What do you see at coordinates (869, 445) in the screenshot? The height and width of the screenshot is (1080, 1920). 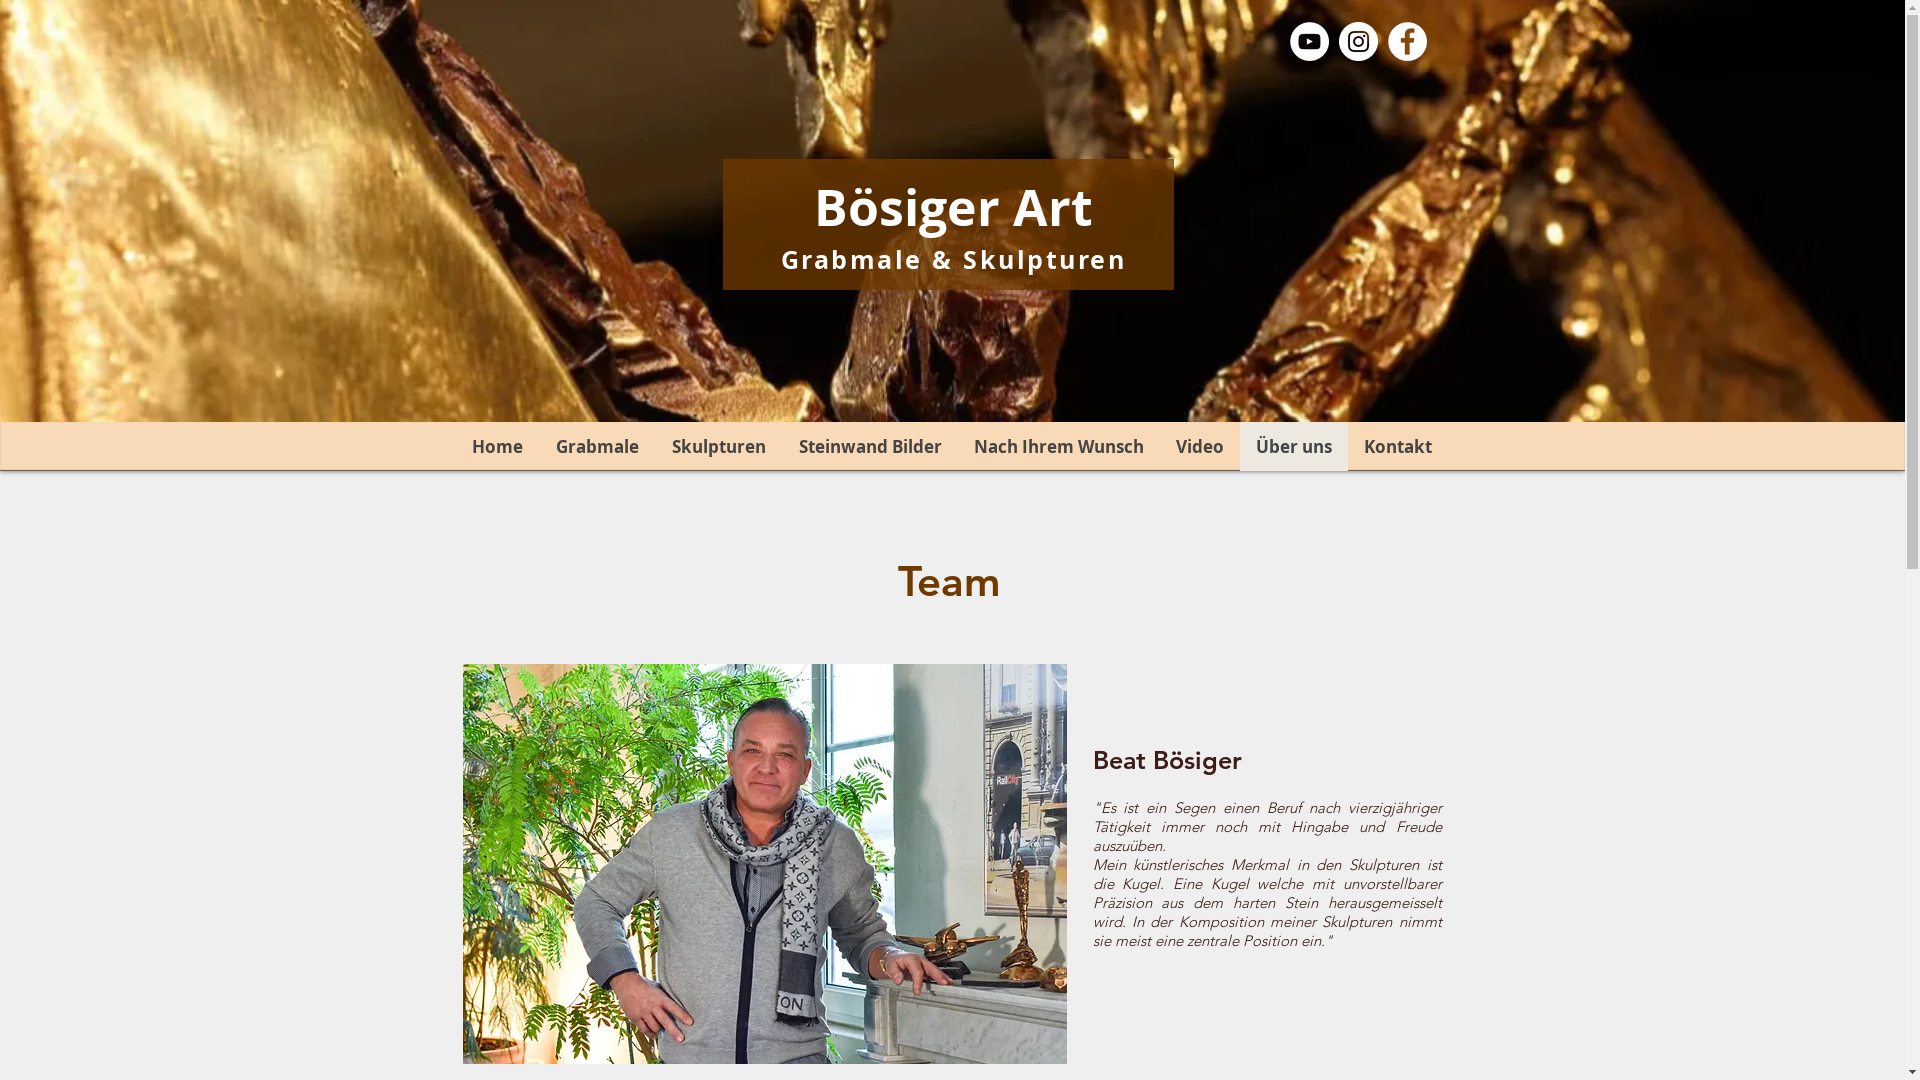 I see `'Steinwand Bilder'` at bounding box center [869, 445].